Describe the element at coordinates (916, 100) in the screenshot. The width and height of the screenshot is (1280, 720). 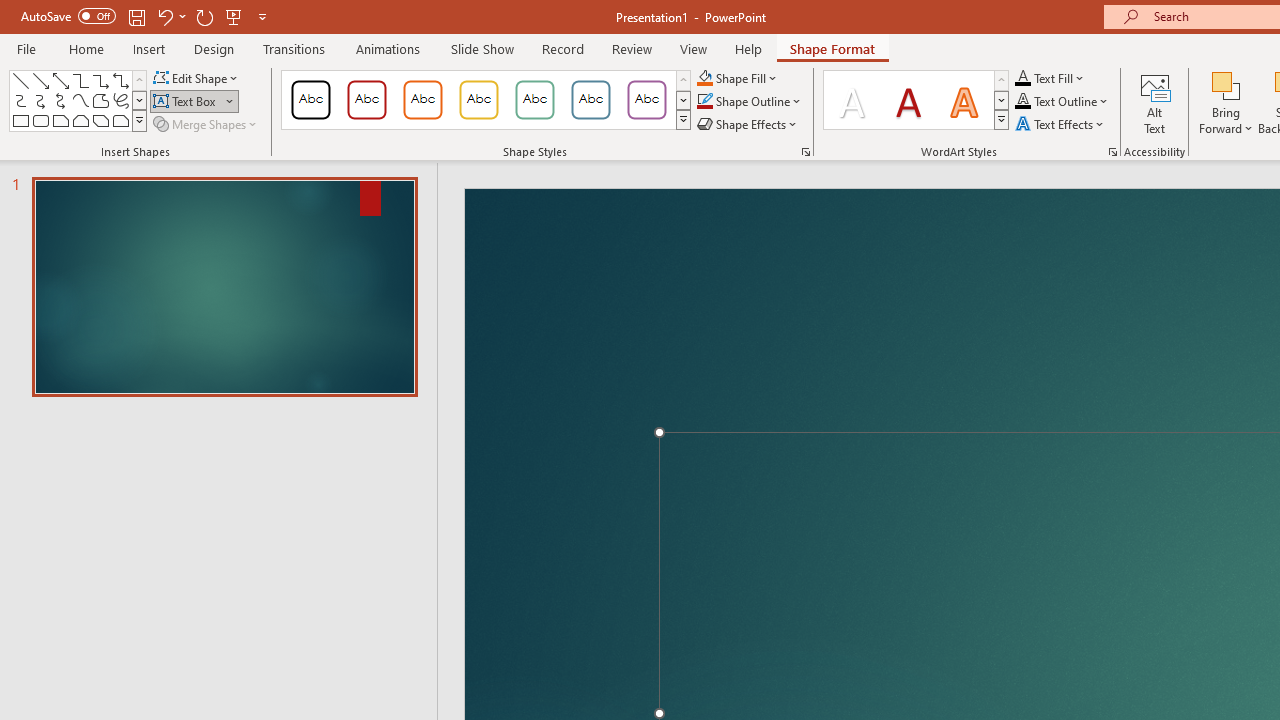
I see `'AutomationID: TextStylesGallery'` at that location.